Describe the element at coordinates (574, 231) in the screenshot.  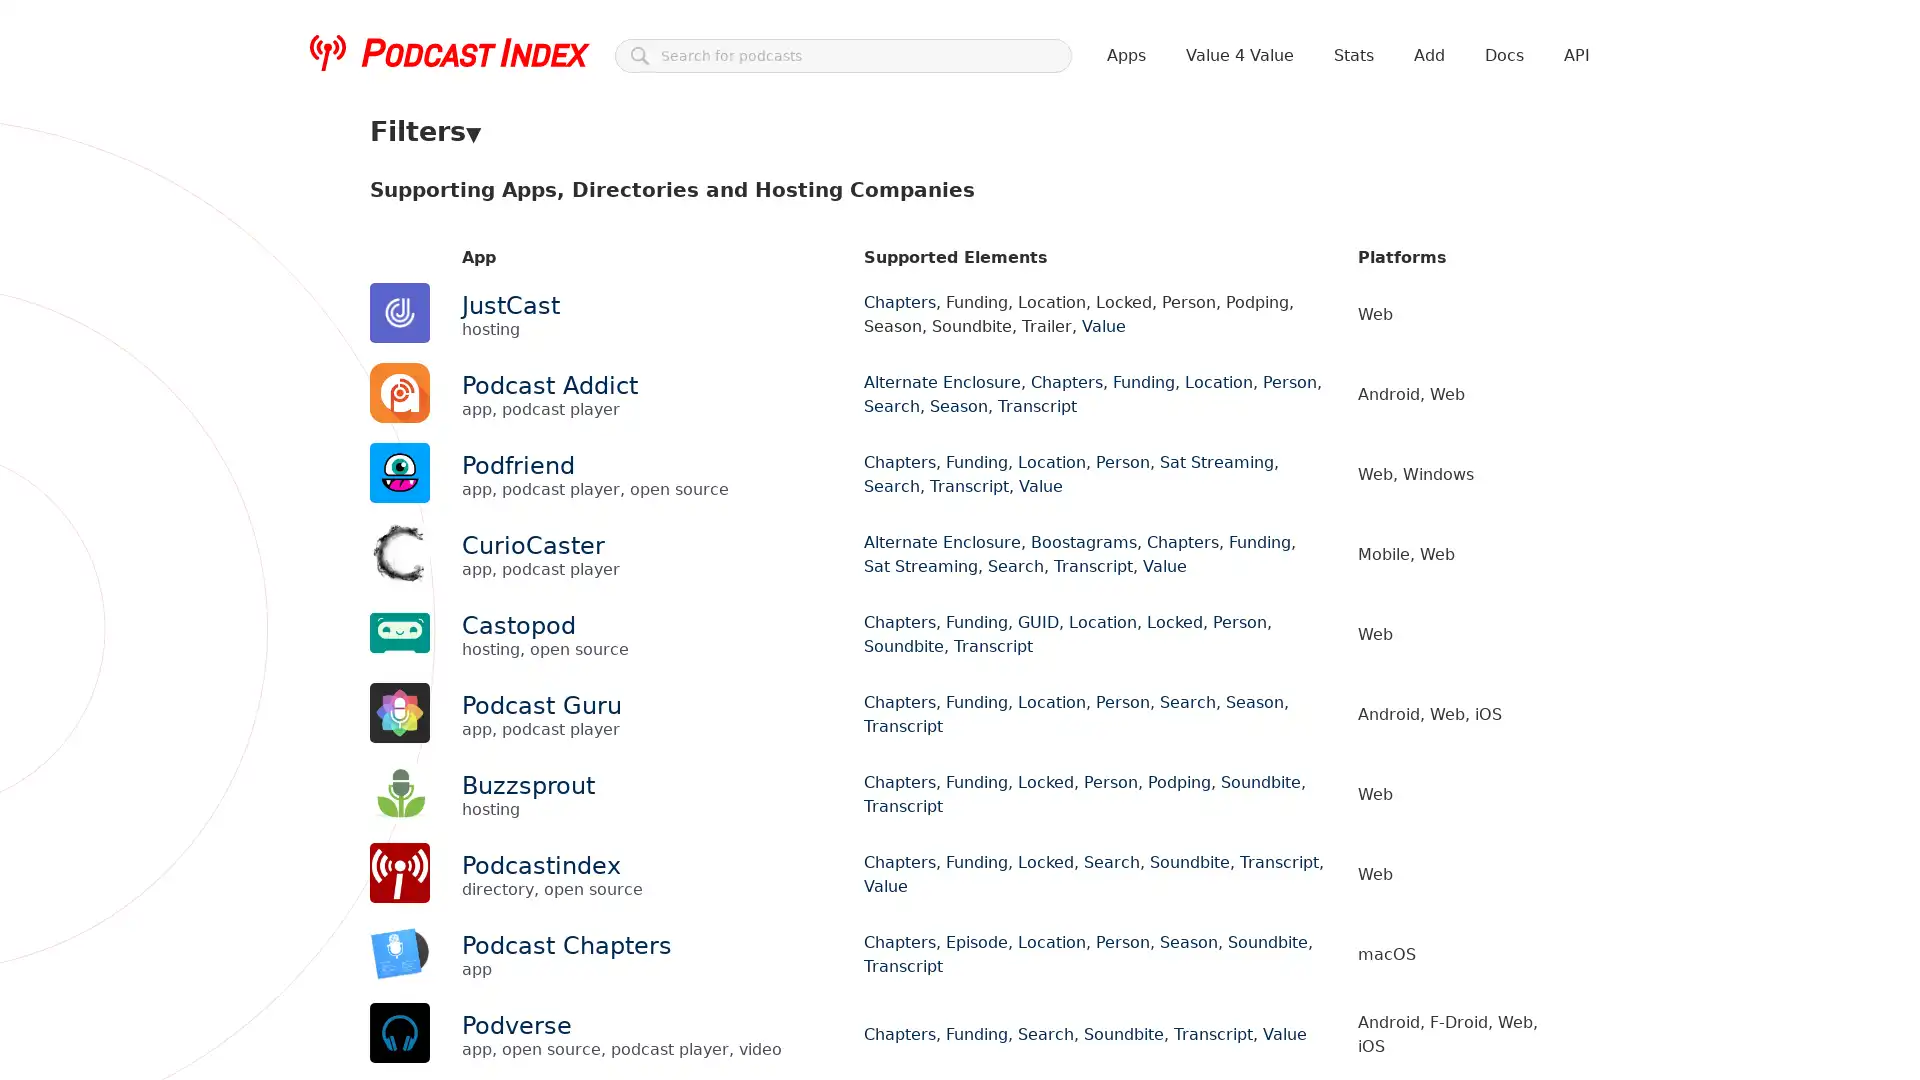
I see `Wordpress Plugin` at that location.